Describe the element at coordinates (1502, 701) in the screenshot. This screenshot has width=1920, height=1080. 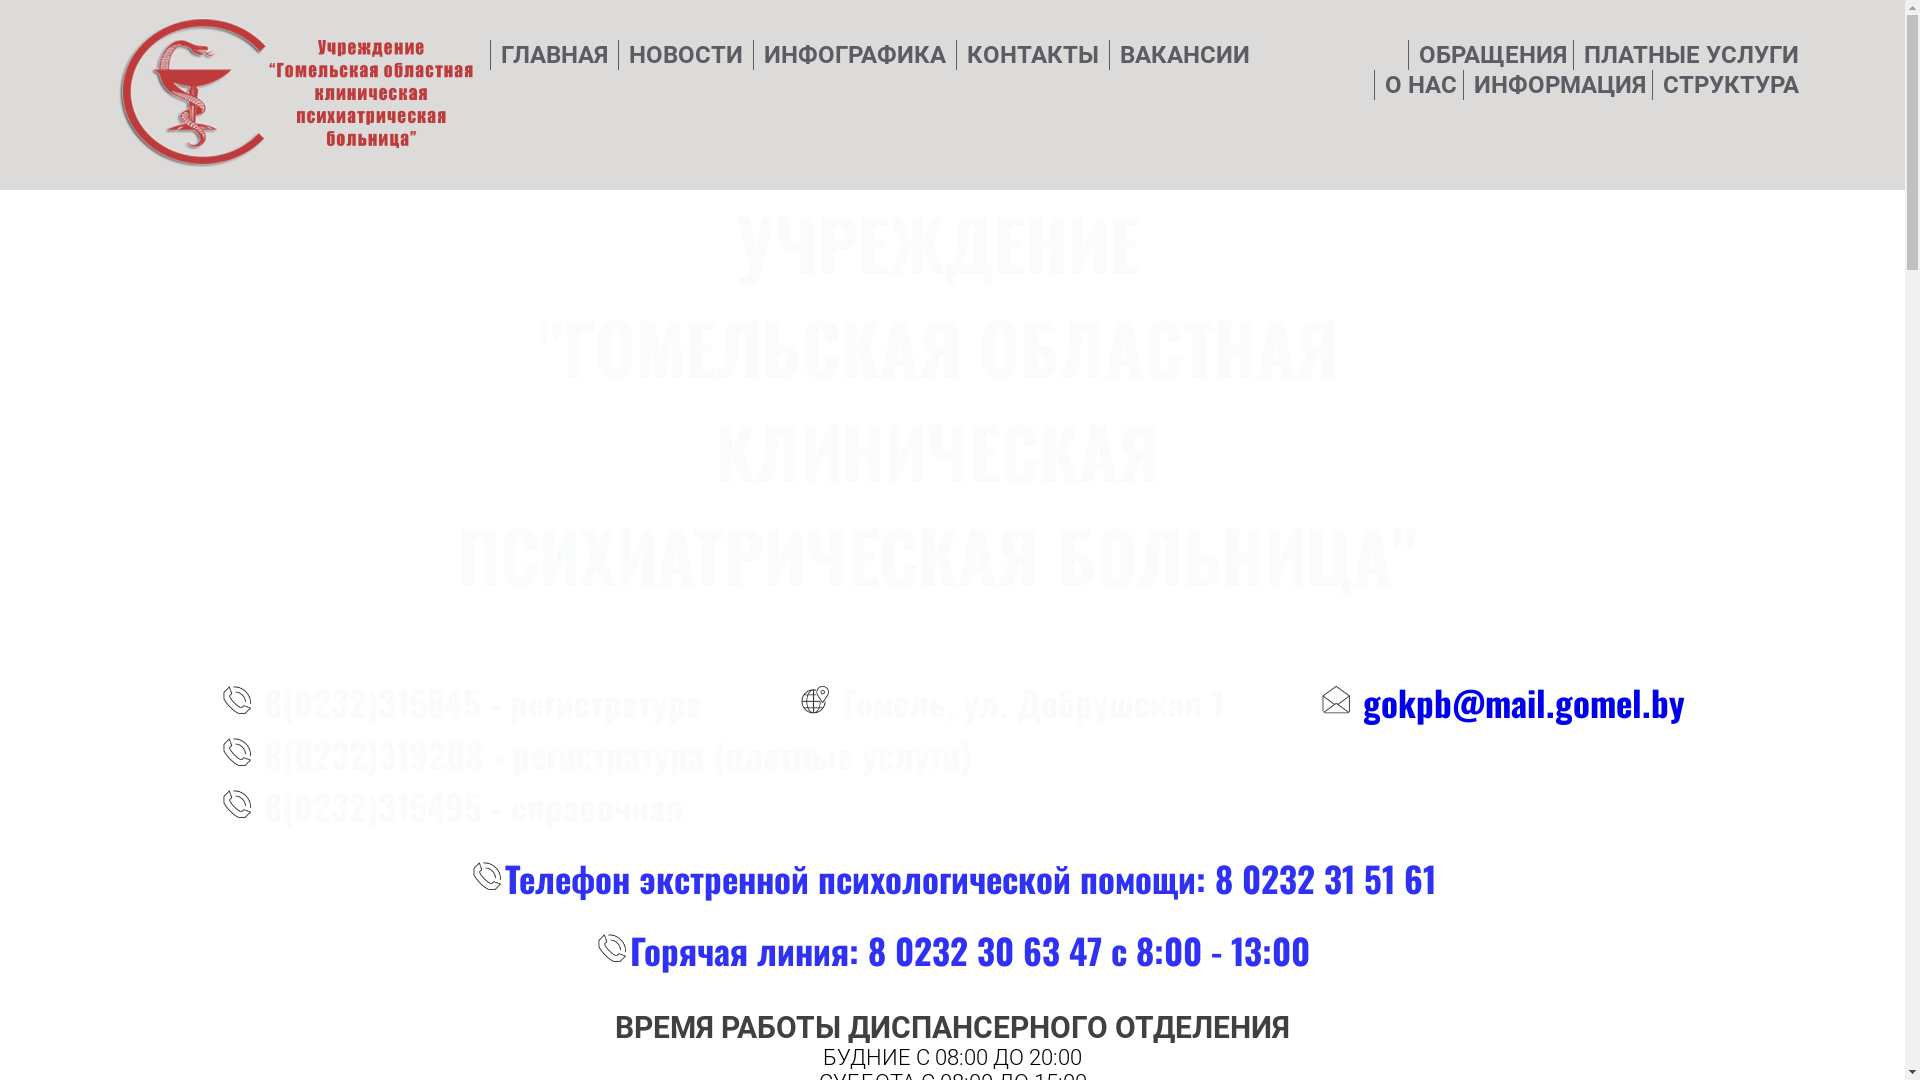
I see `'gokpb@mail.gomel.by'` at that location.